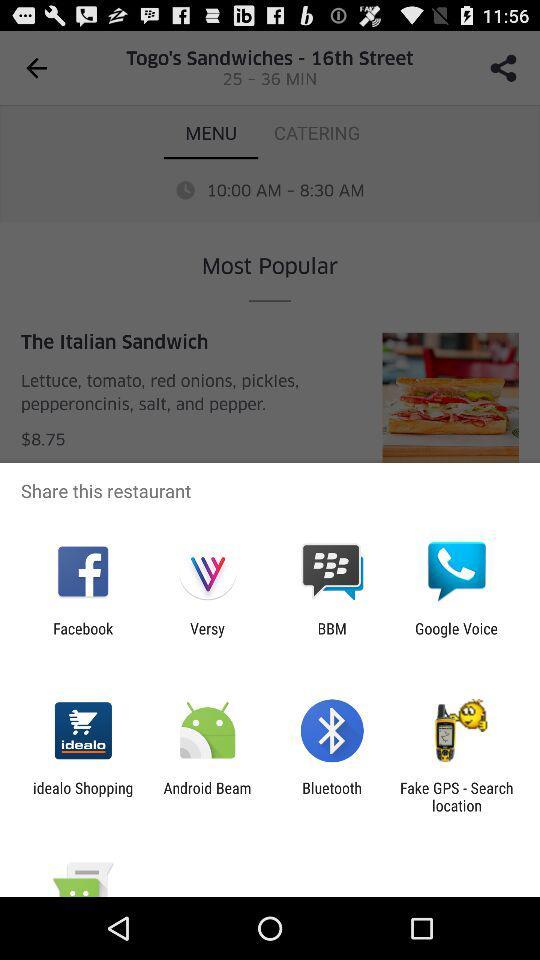 This screenshot has height=960, width=540. What do you see at coordinates (332, 796) in the screenshot?
I see `item to the left of the fake gps search app` at bounding box center [332, 796].